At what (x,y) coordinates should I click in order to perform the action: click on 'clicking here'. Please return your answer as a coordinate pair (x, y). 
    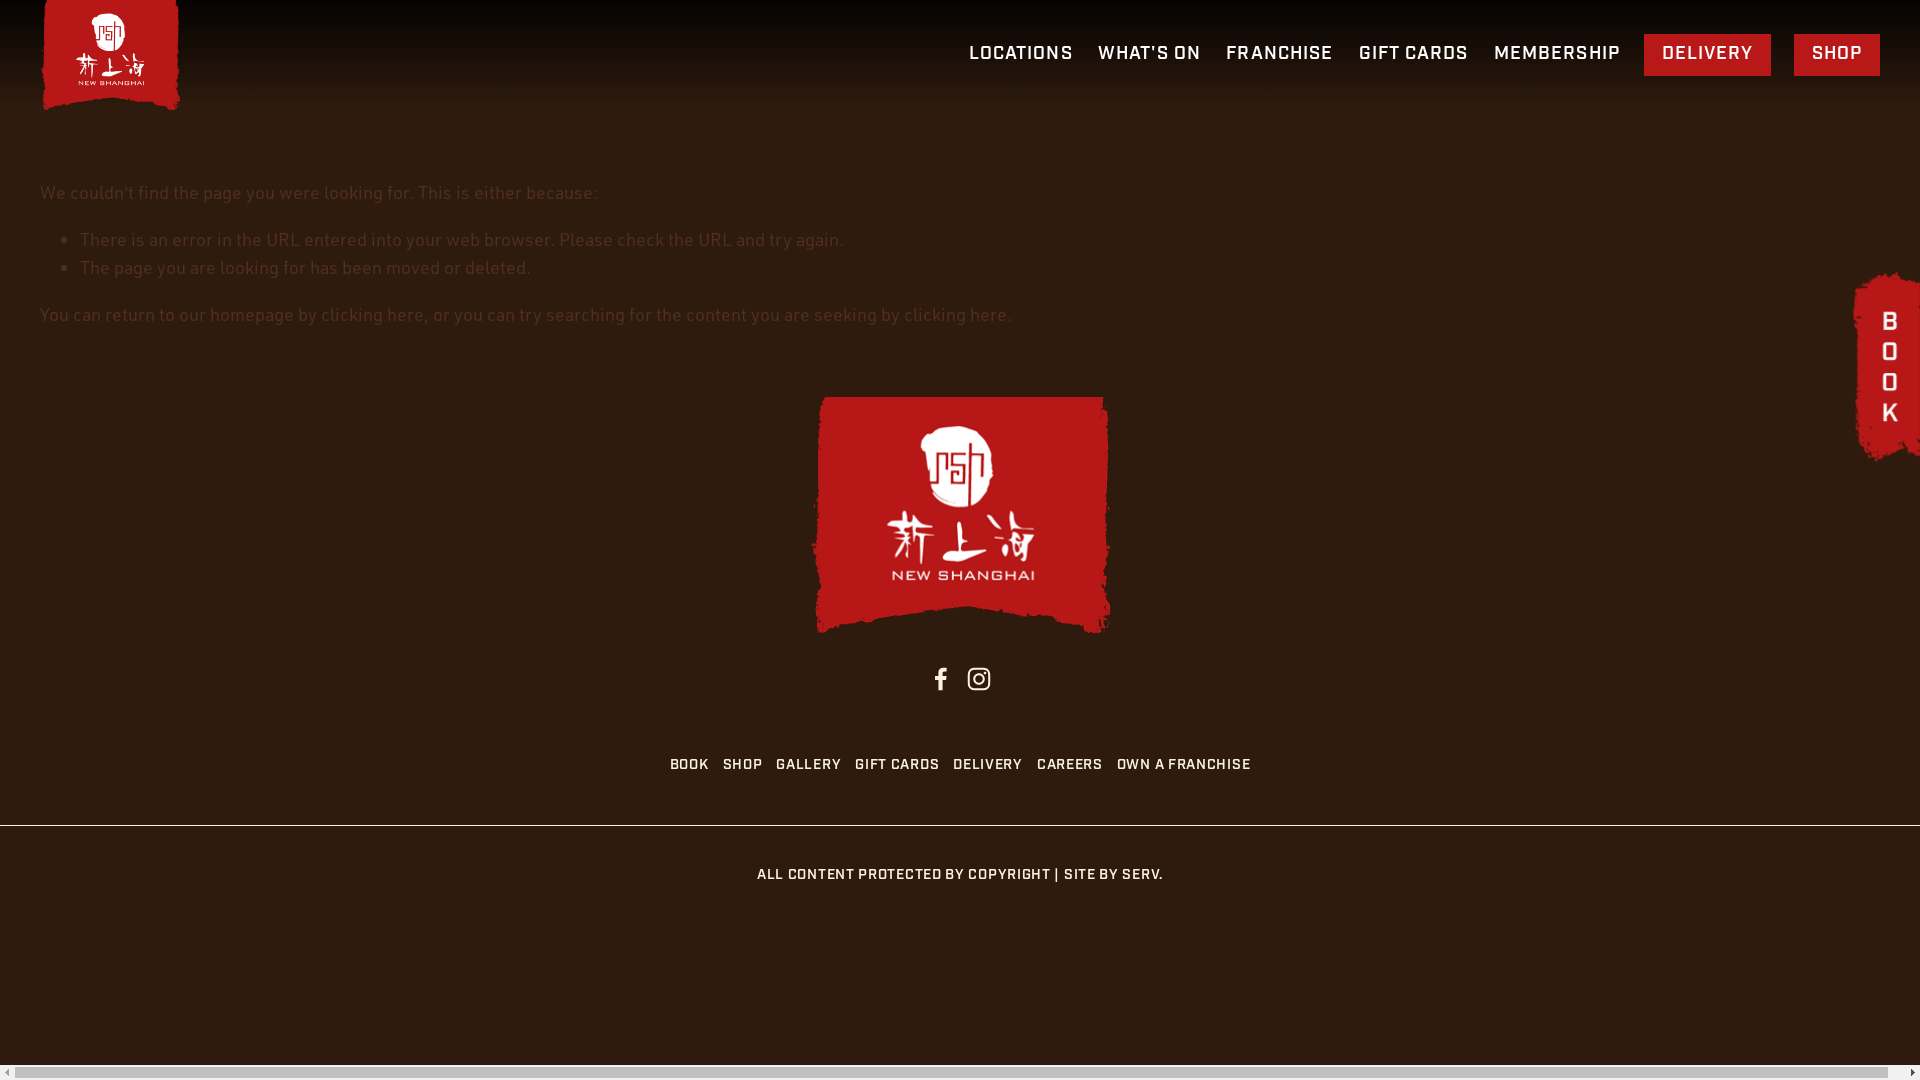
    Looking at the image, I should click on (954, 313).